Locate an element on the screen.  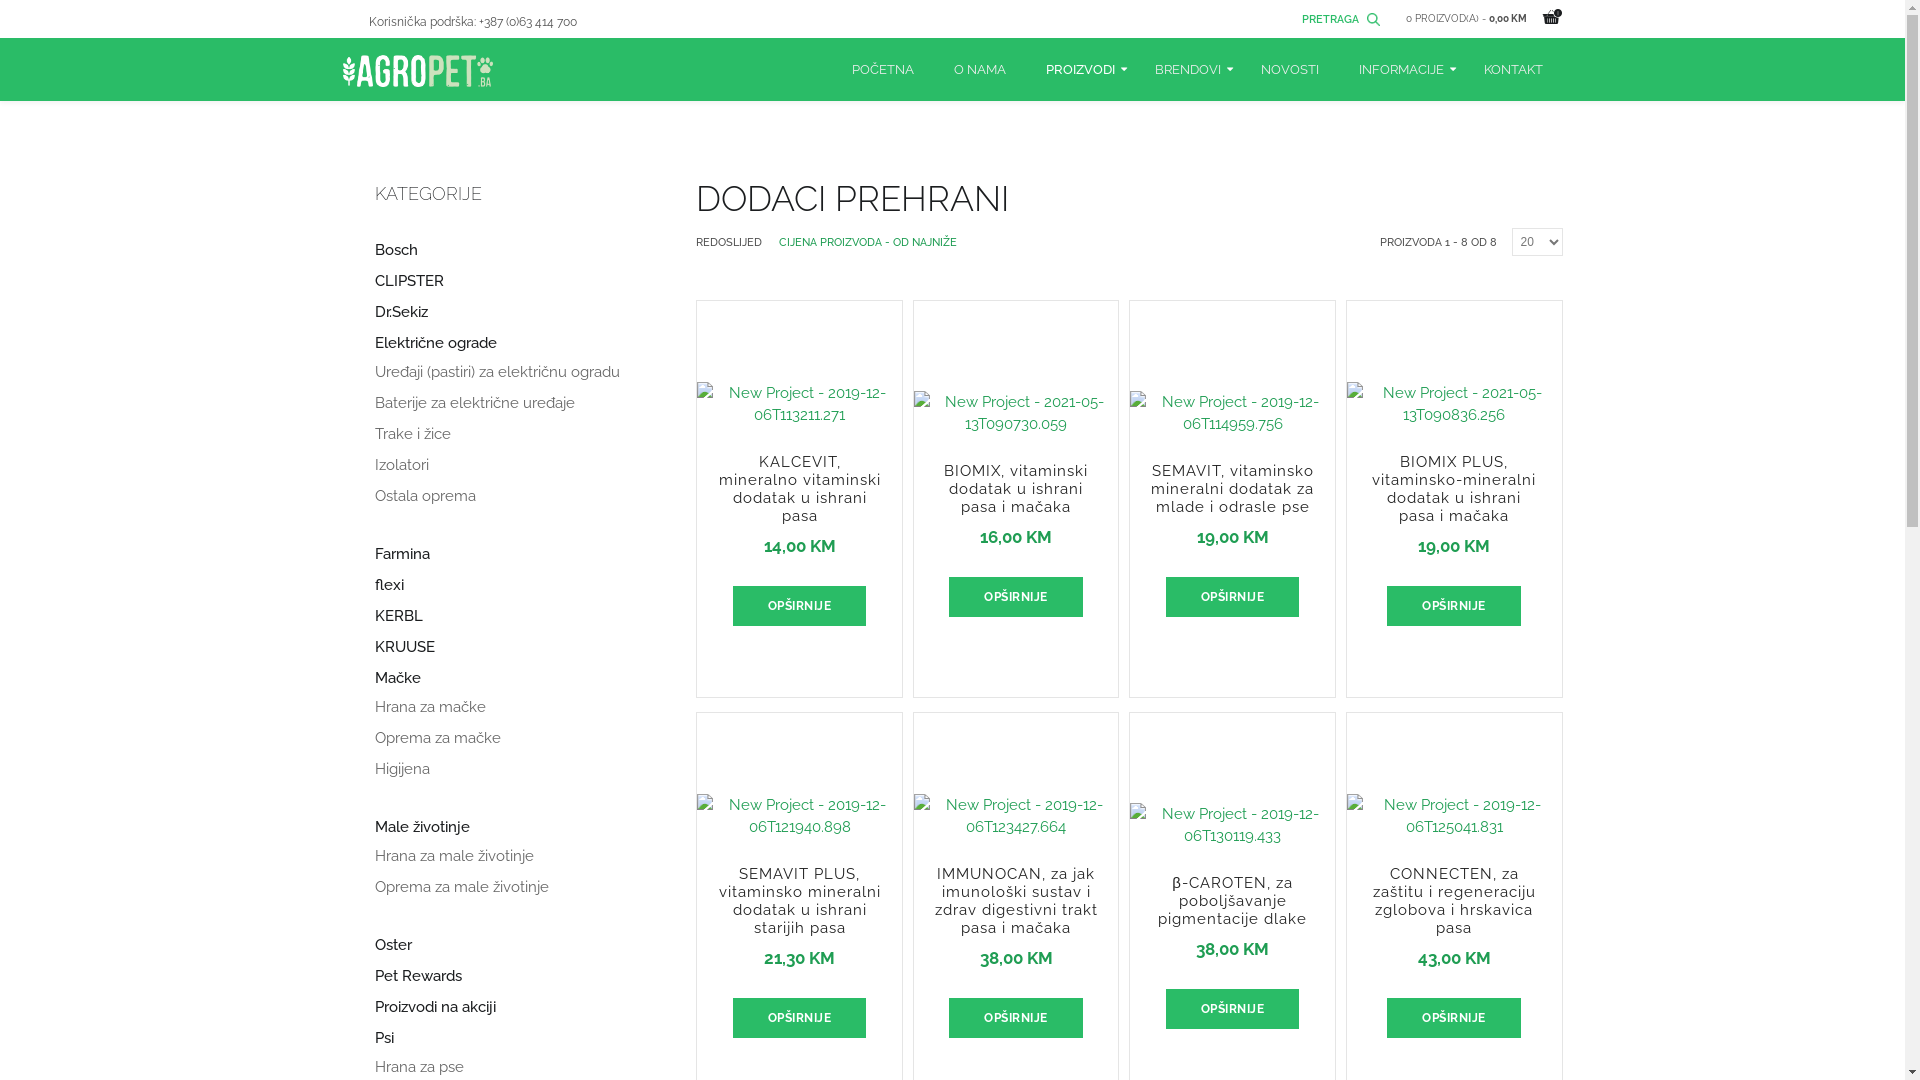
'Psi' is located at coordinates (383, 1037).